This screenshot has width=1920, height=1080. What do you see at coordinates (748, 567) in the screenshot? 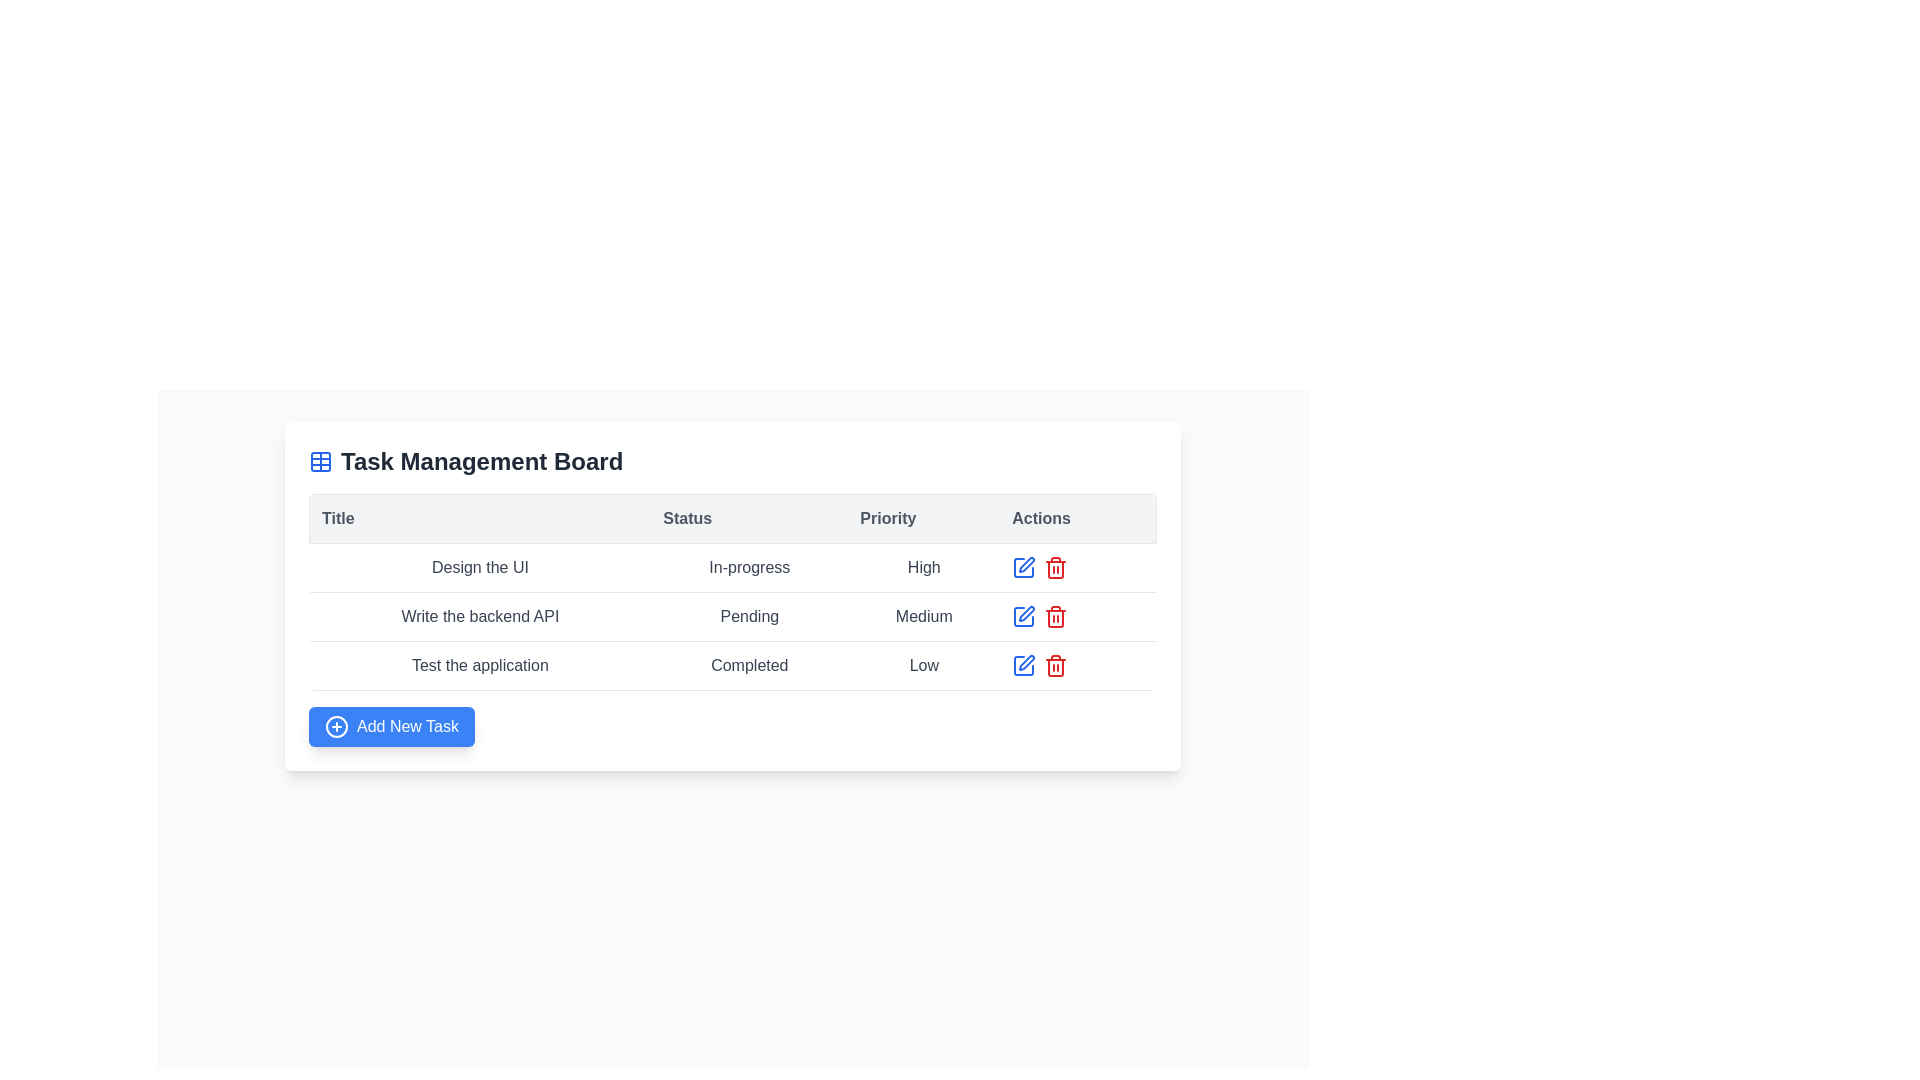
I see `the static text label displaying 'In-progress' in medium gray color, located in the 'Status' column of the task management board for the task 'Design the UI'` at bounding box center [748, 567].